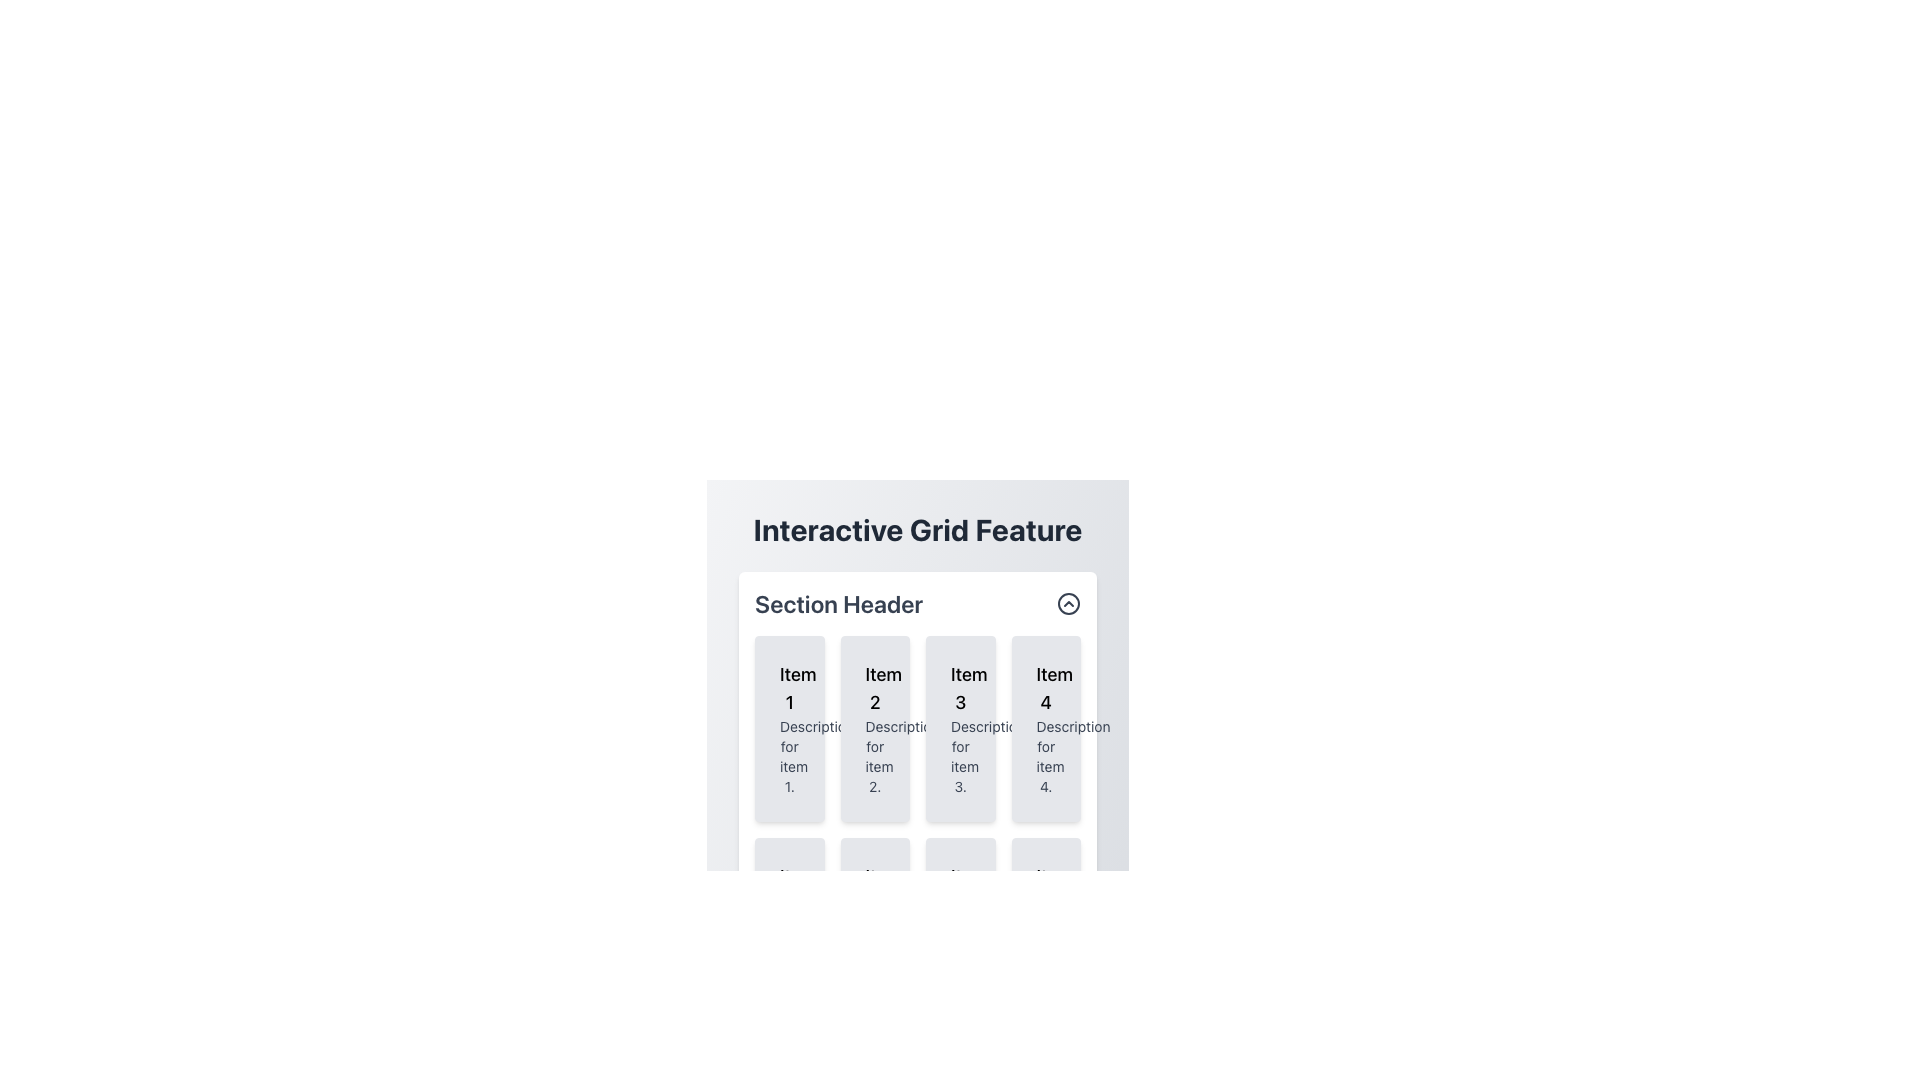  Describe the element at coordinates (960, 688) in the screenshot. I see `the static text label reading 'Item 3' located in the third column of the 'Interactive Grid Feature' section, which is styled with a medium-sized bold font and positioned above descriptive text` at that location.